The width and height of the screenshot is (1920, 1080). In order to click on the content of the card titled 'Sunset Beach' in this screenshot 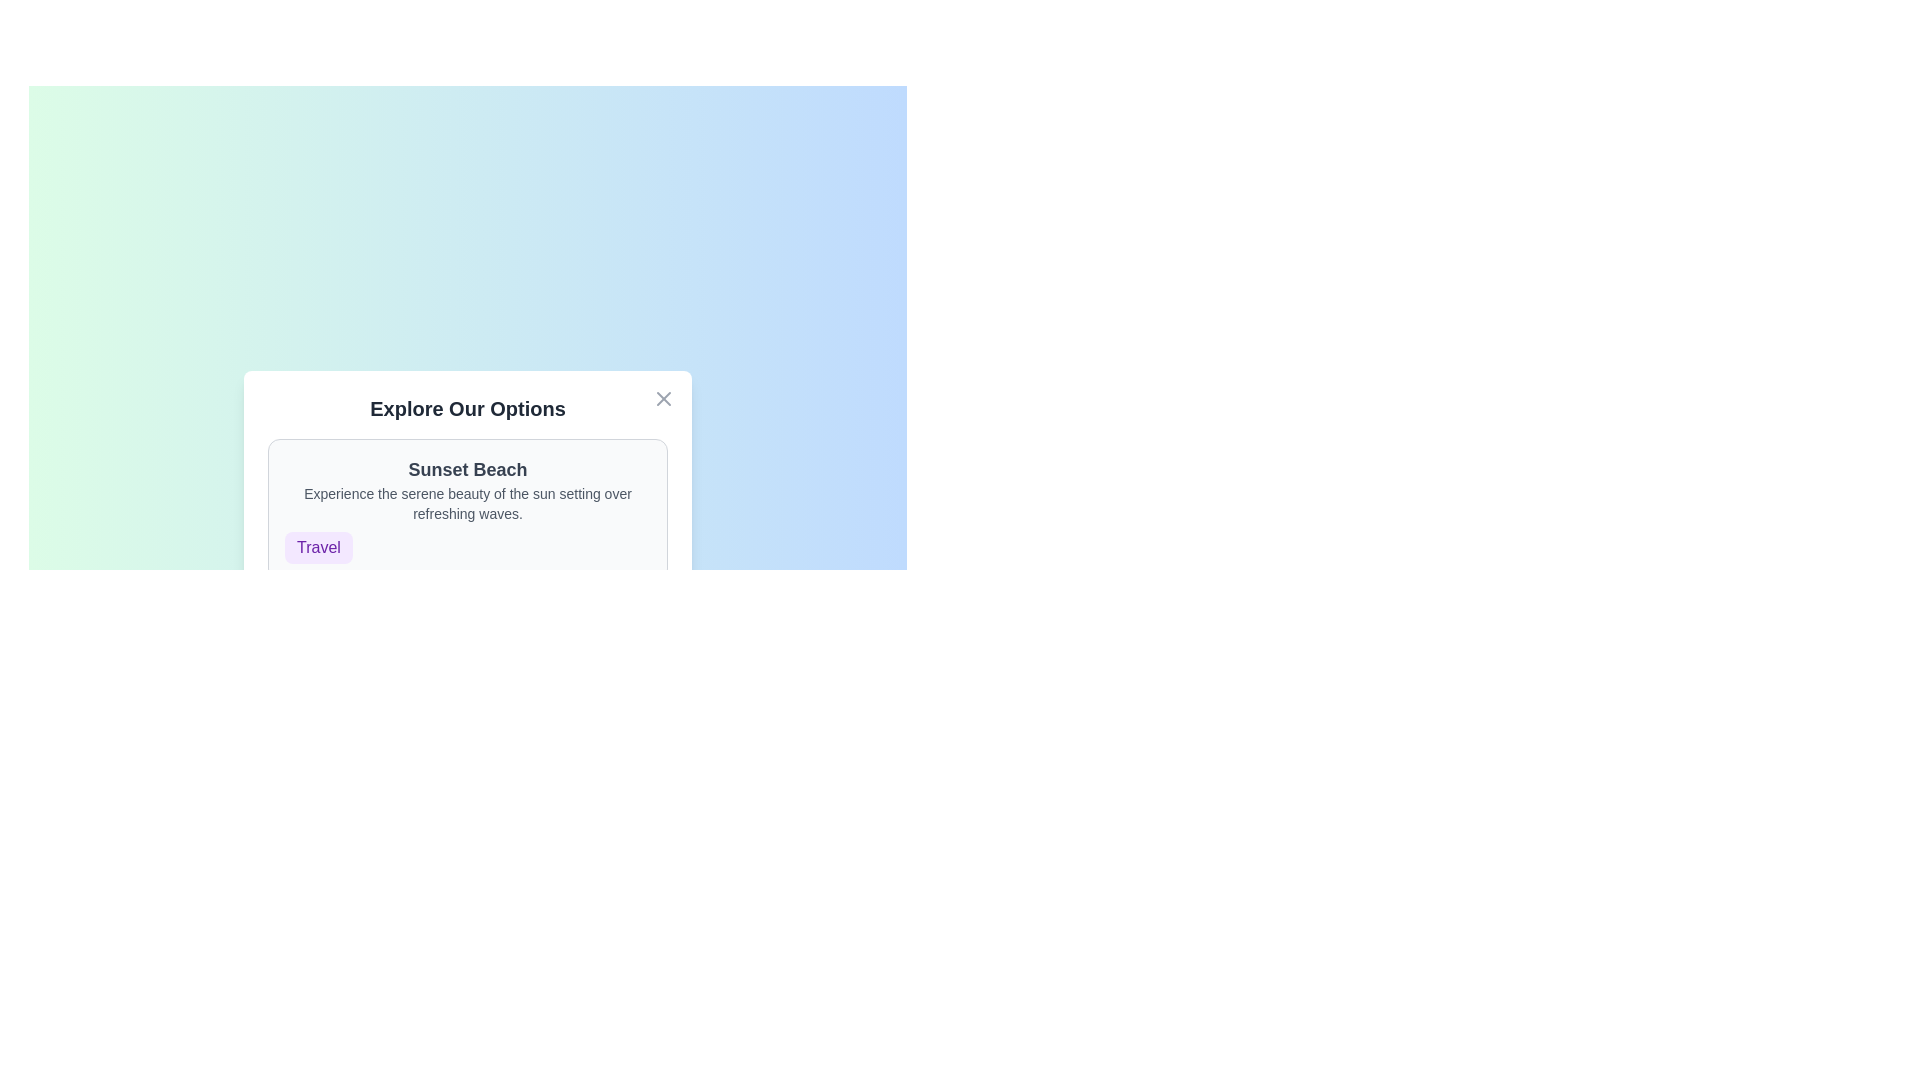, I will do `click(466, 508)`.